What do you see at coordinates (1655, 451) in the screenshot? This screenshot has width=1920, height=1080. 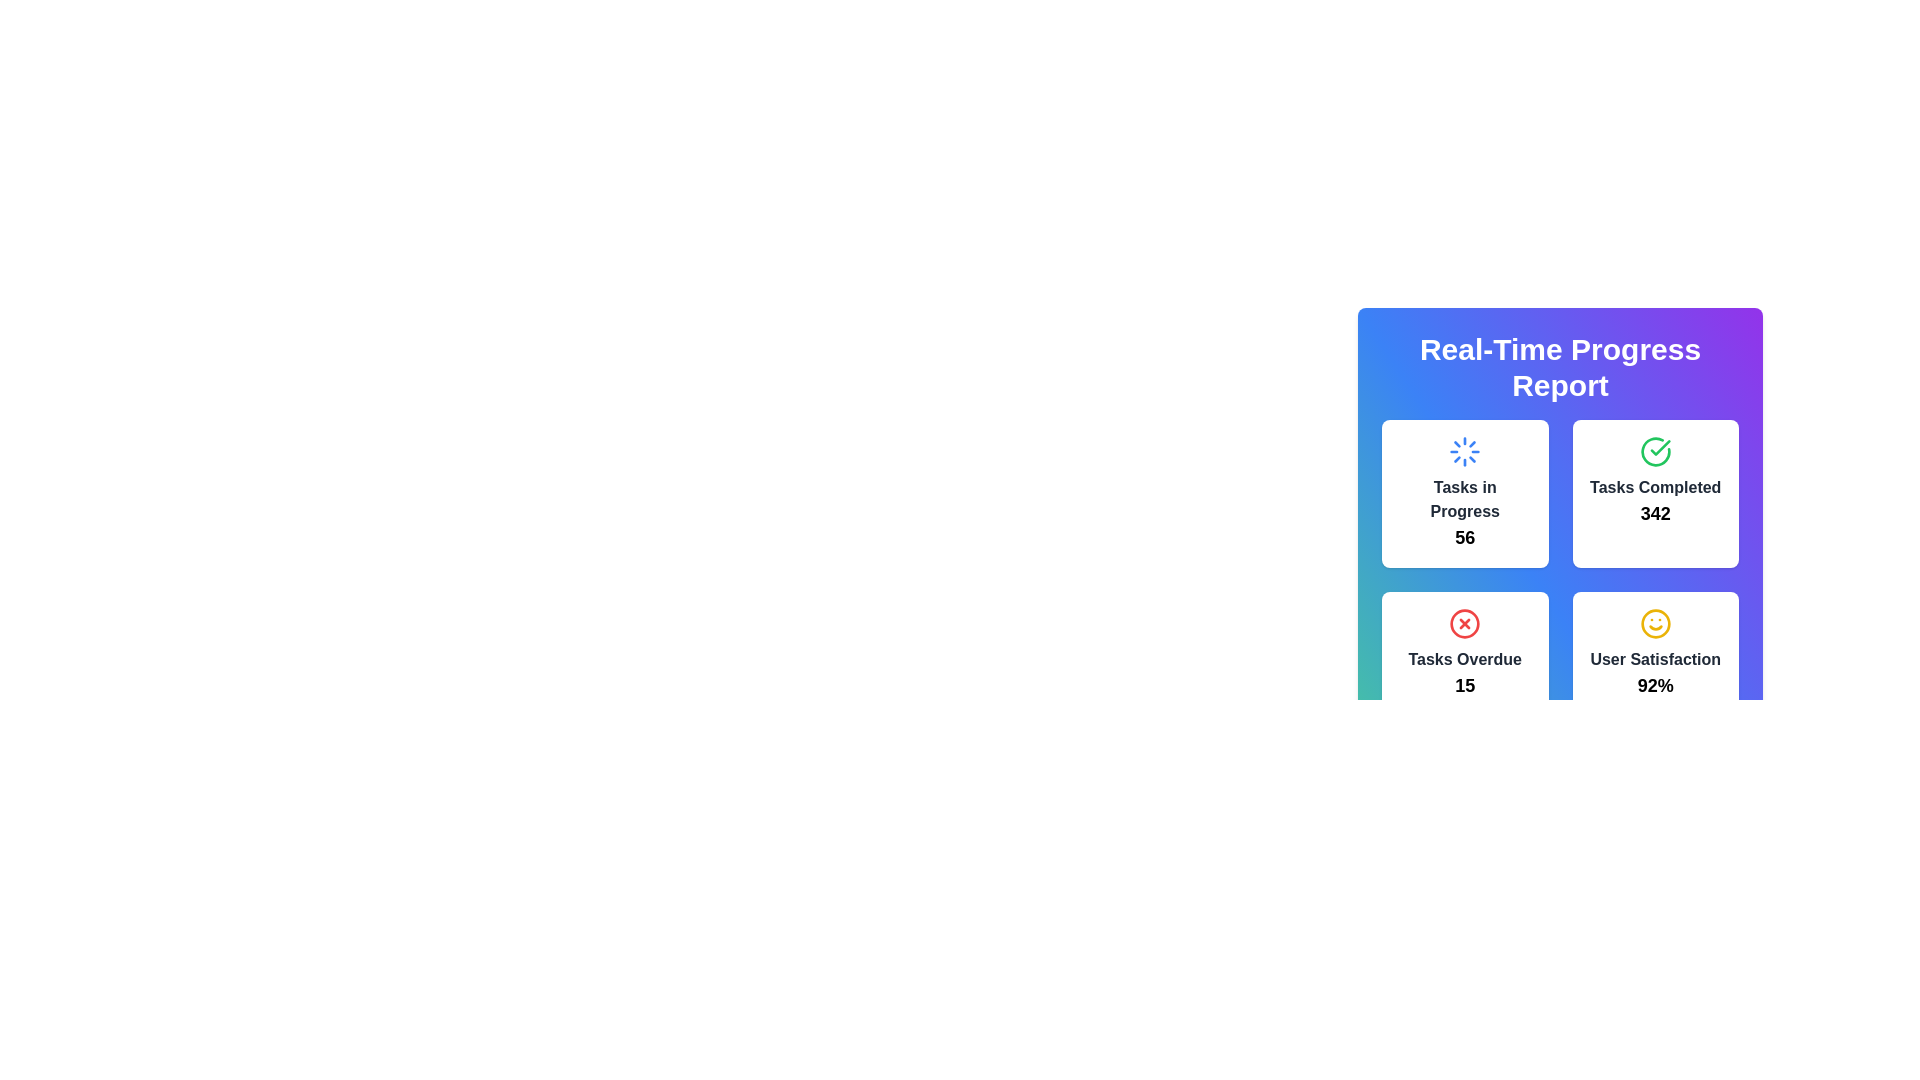 I see `the checkmark indicator icon located within the 'Tasks Completed' card displaying the number '342' in the top-right quadrant of the grid layout` at bounding box center [1655, 451].